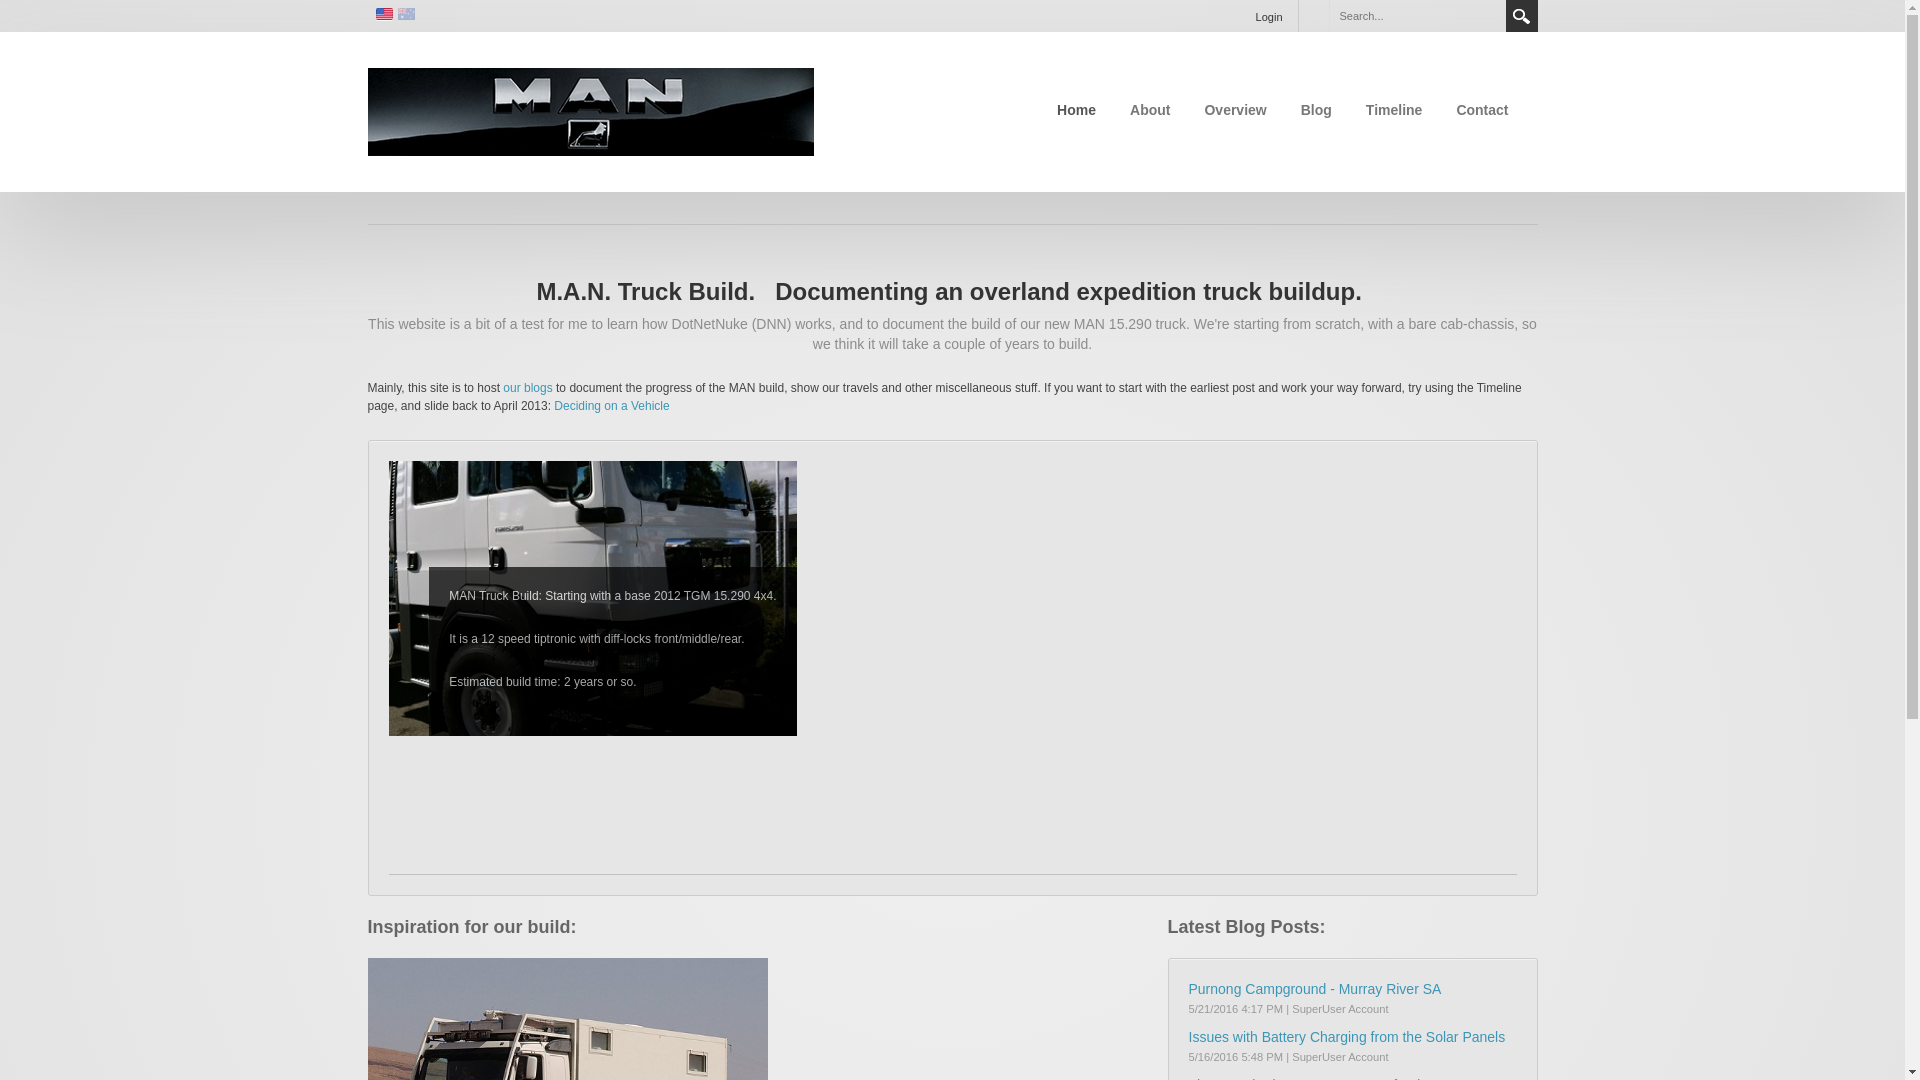 Image resolution: width=1920 pixels, height=1080 pixels. I want to click on 'Clear search text', so click(1486, 15).